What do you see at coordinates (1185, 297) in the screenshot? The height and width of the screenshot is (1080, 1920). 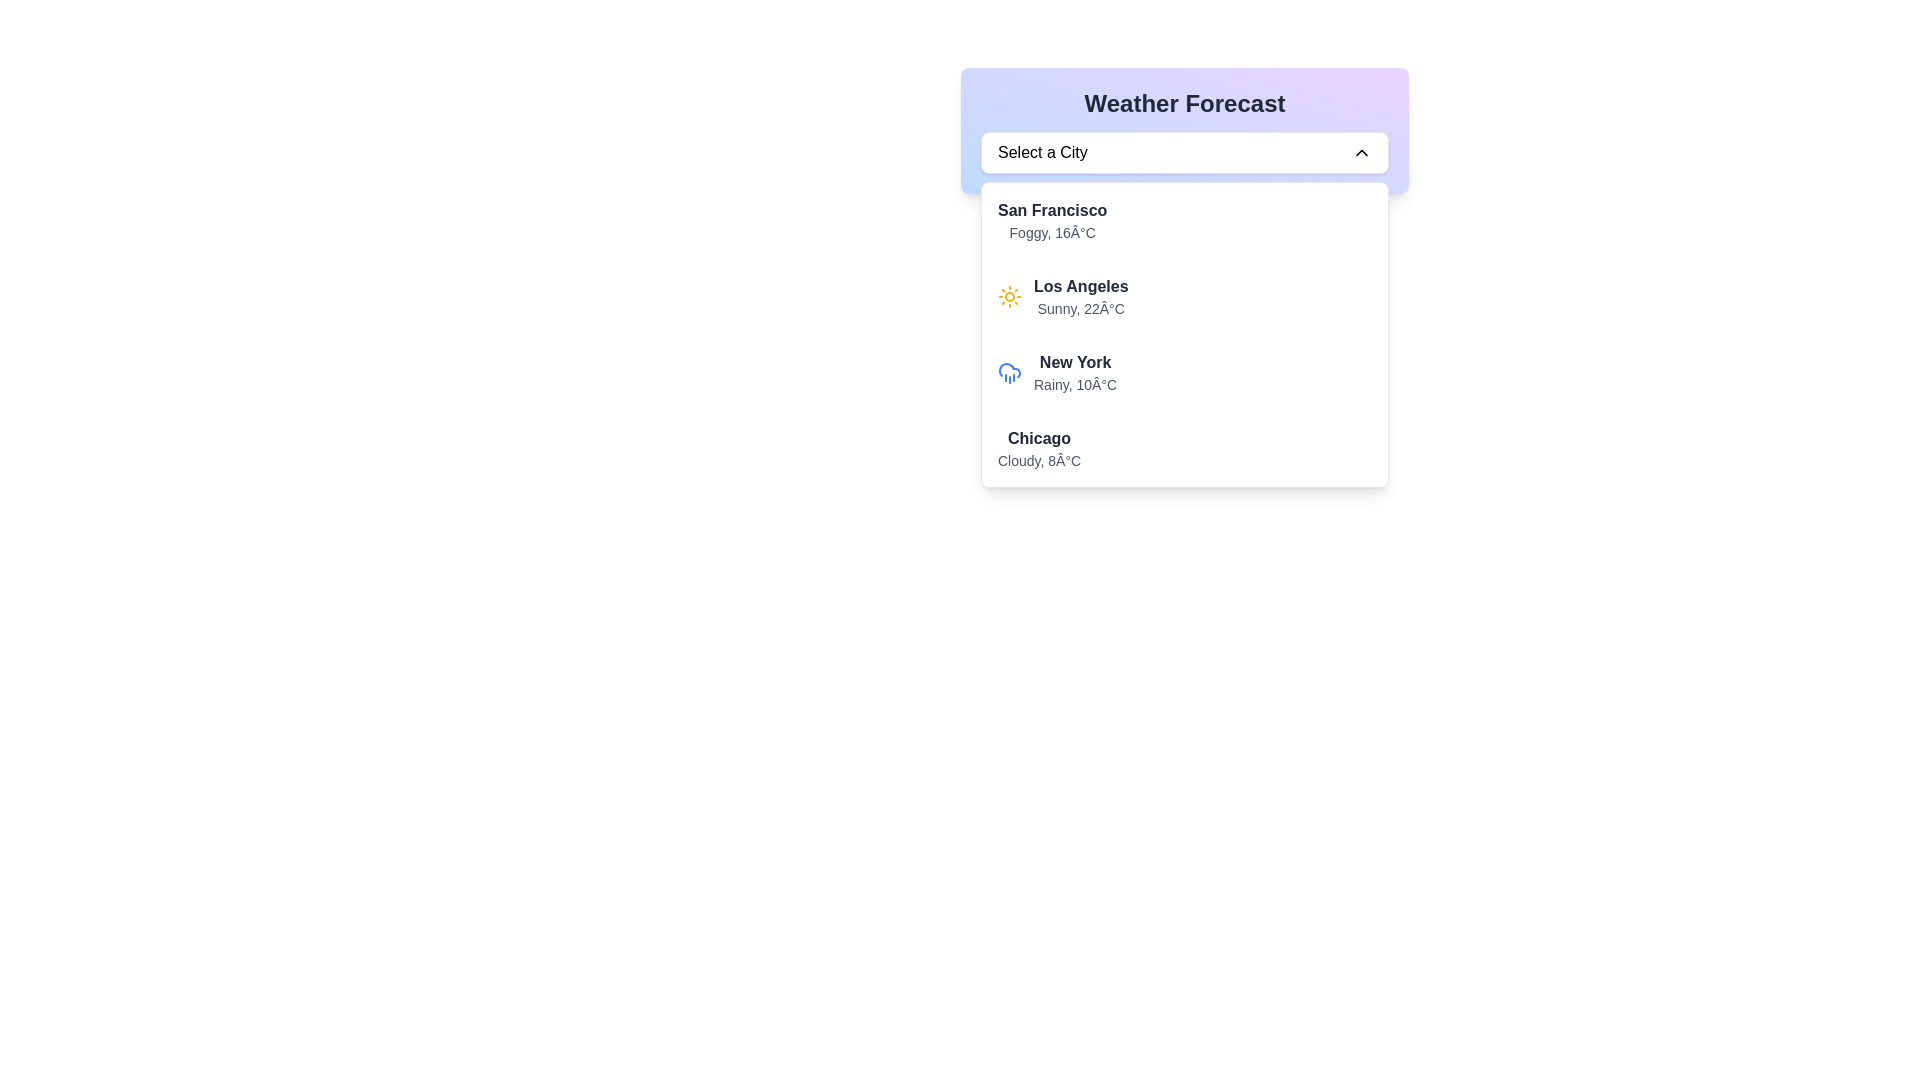 I see `the second selectable list item displaying weather information for Los Angeles` at bounding box center [1185, 297].